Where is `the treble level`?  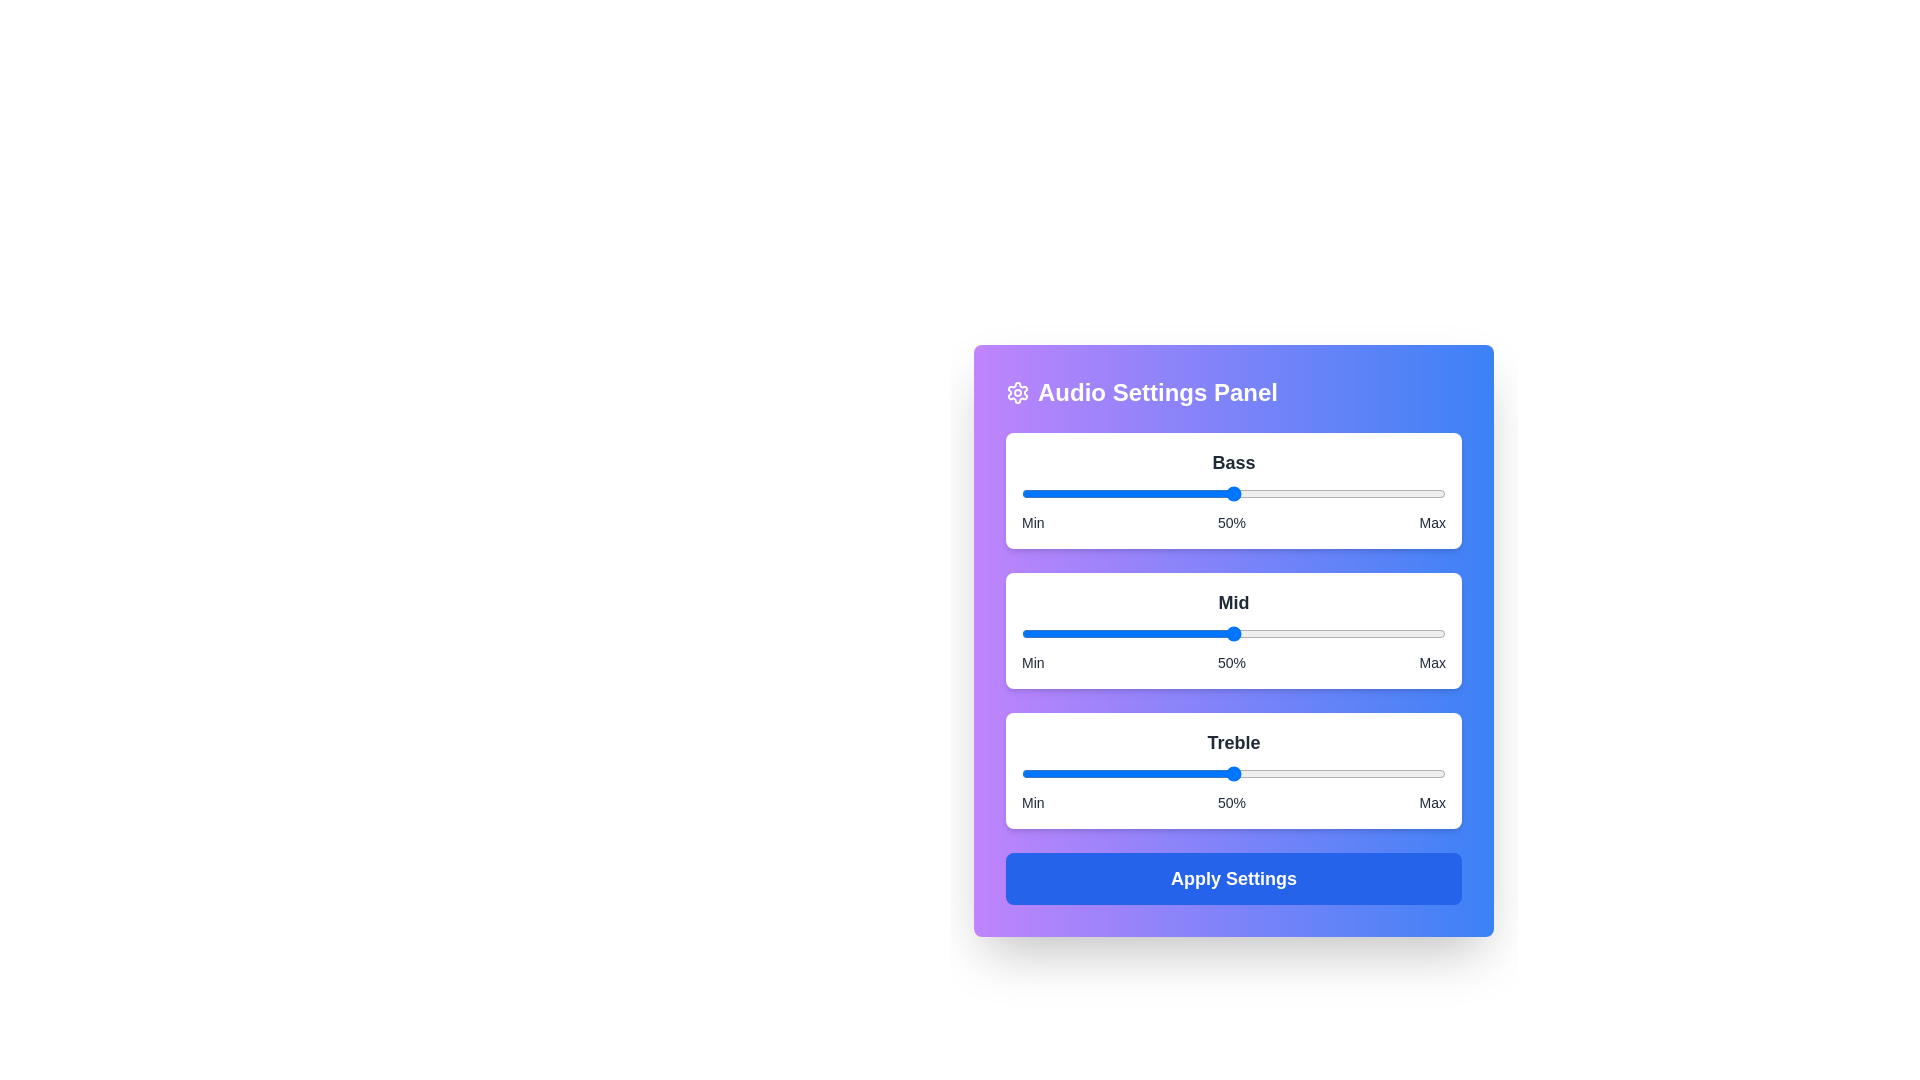
the treble level is located at coordinates (1293, 773).